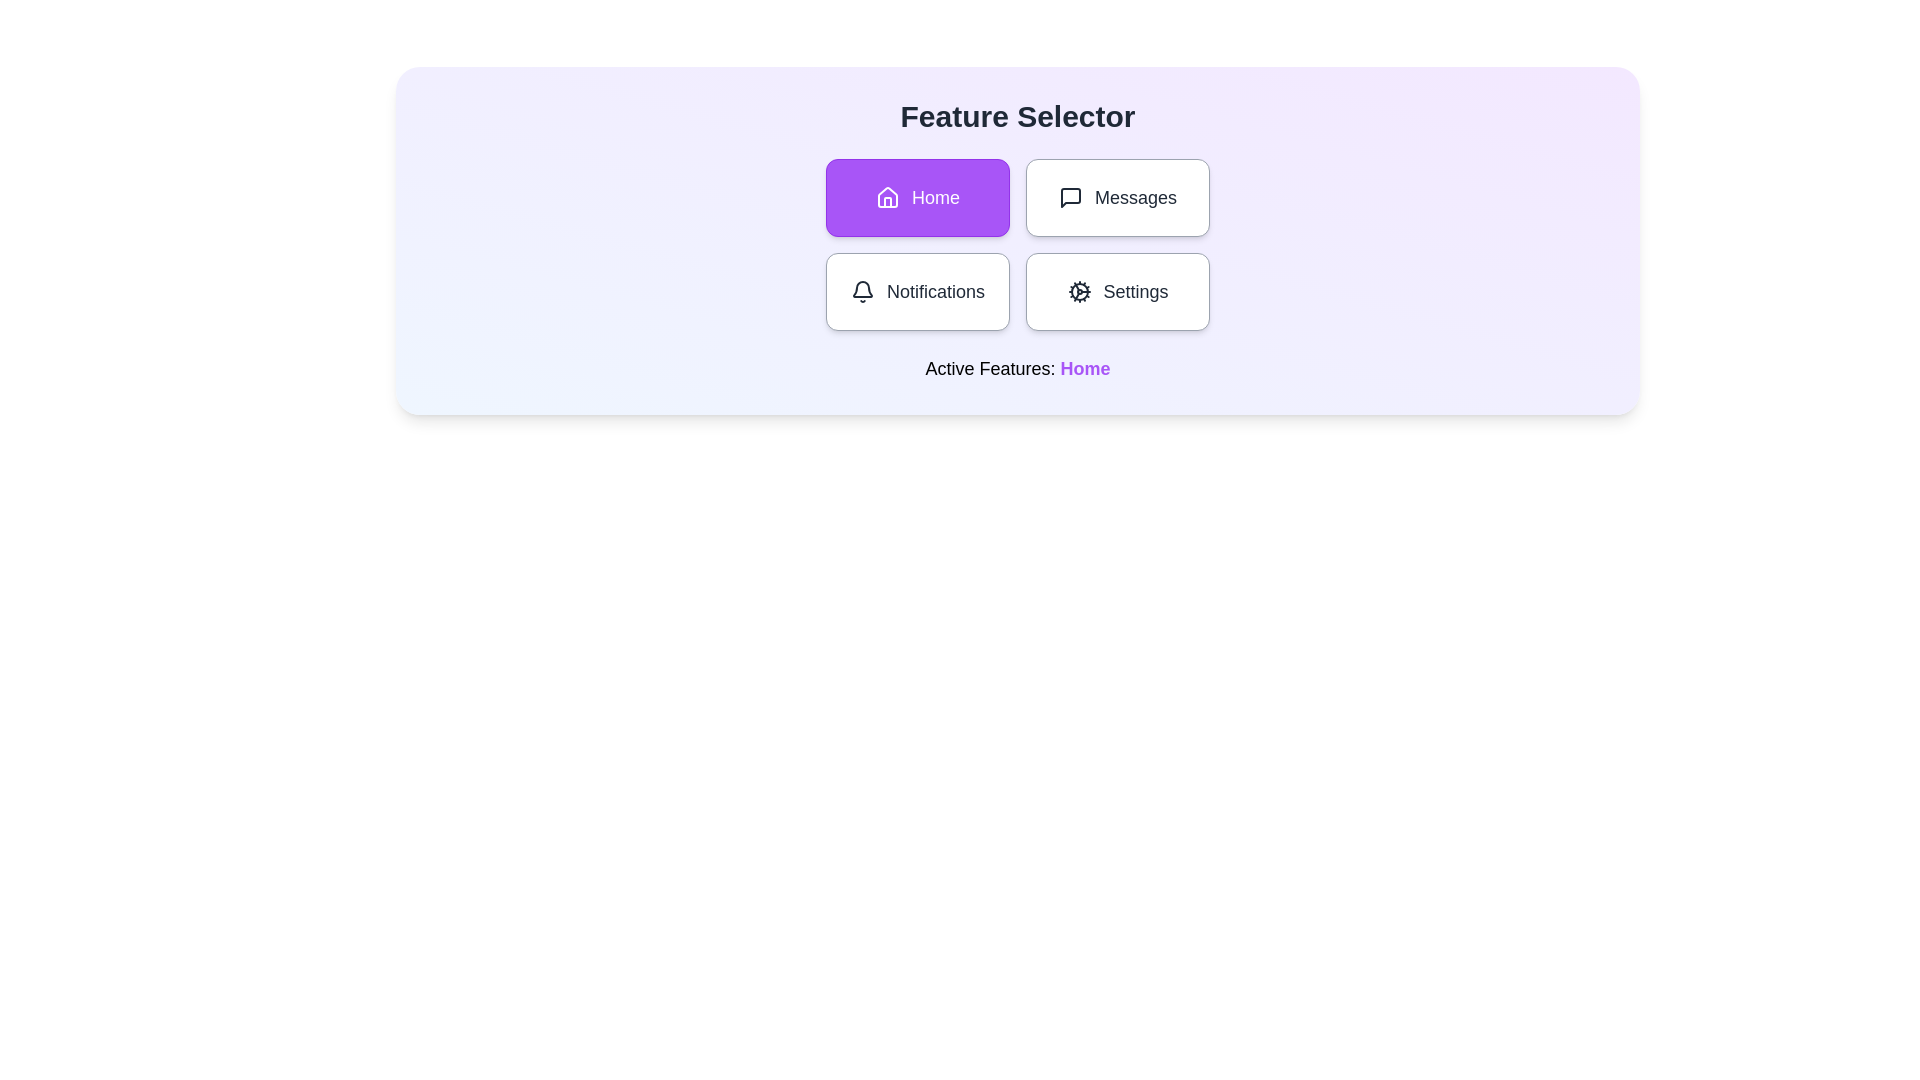  I want to click on the 'Home' icon located at the top left of the button group, so click(887, 197).